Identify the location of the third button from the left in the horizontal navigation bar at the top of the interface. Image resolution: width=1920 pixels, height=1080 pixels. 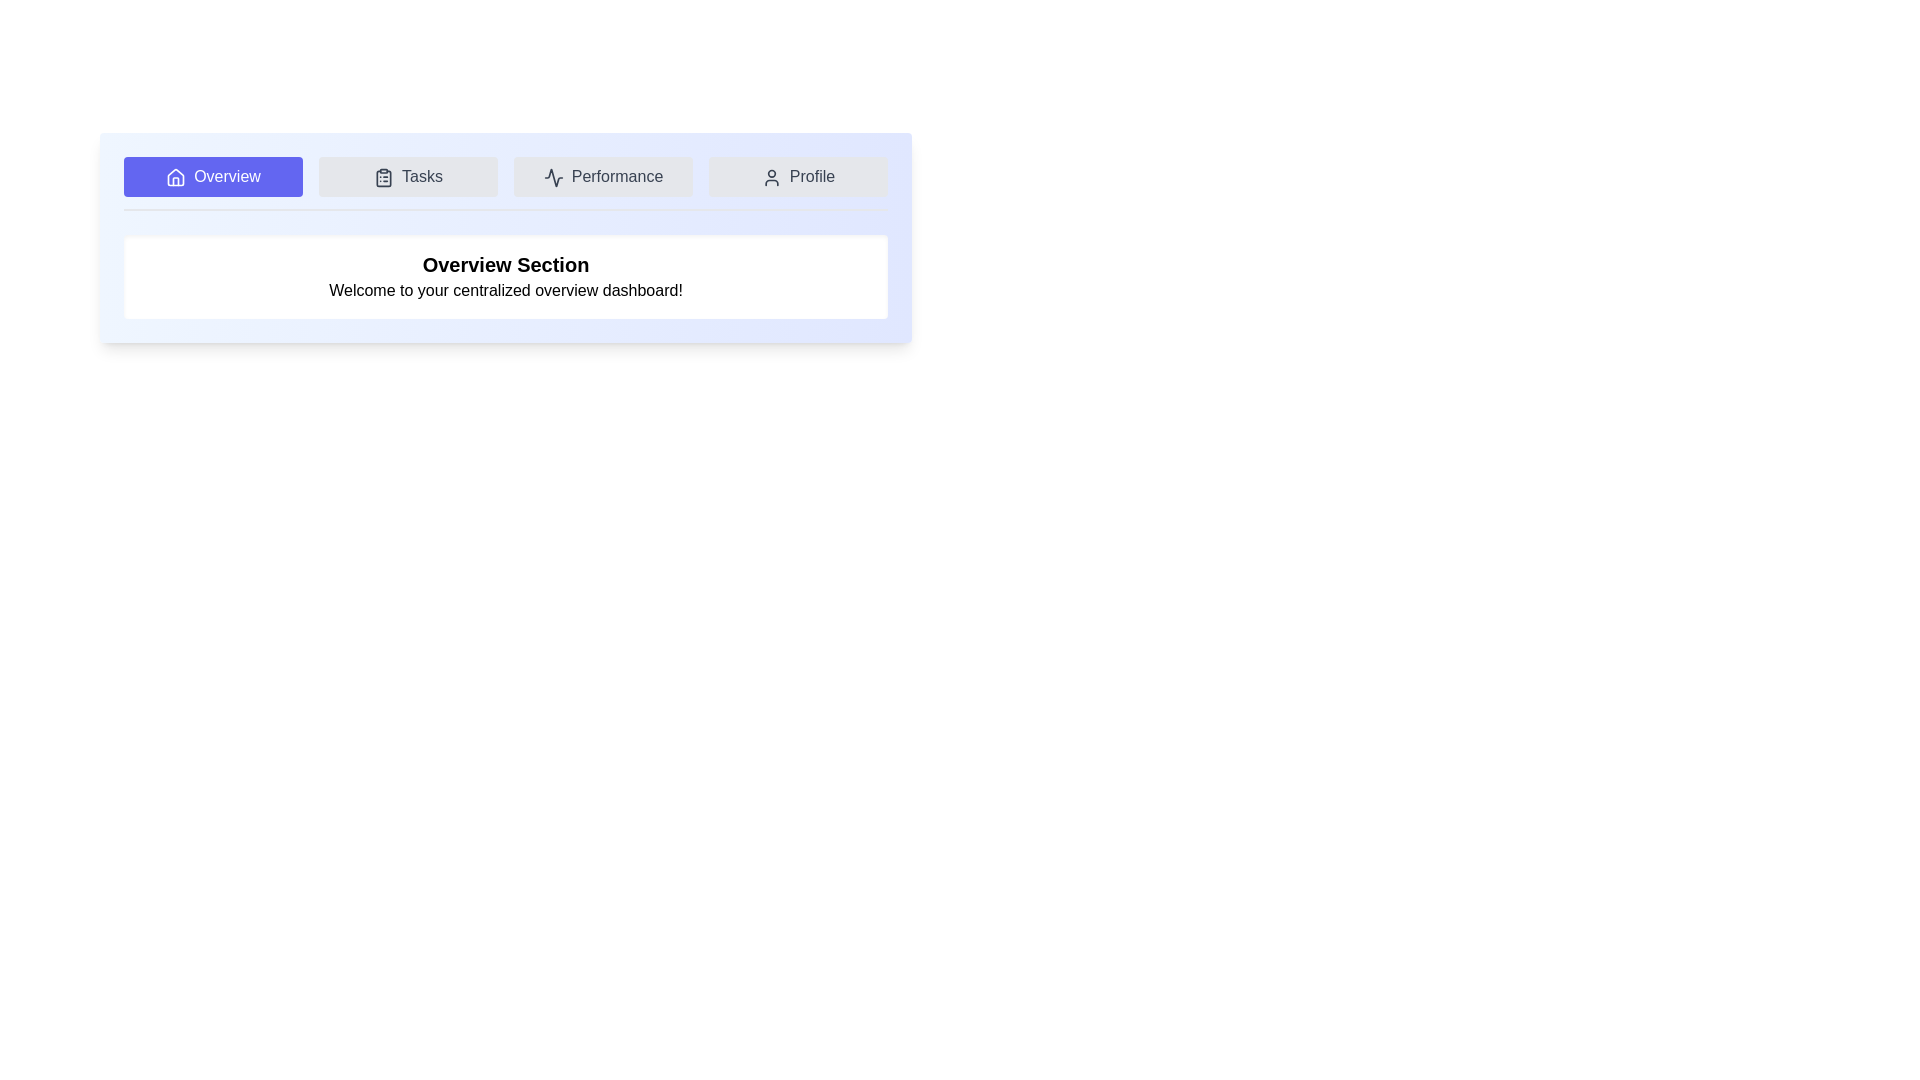
(602, 176).